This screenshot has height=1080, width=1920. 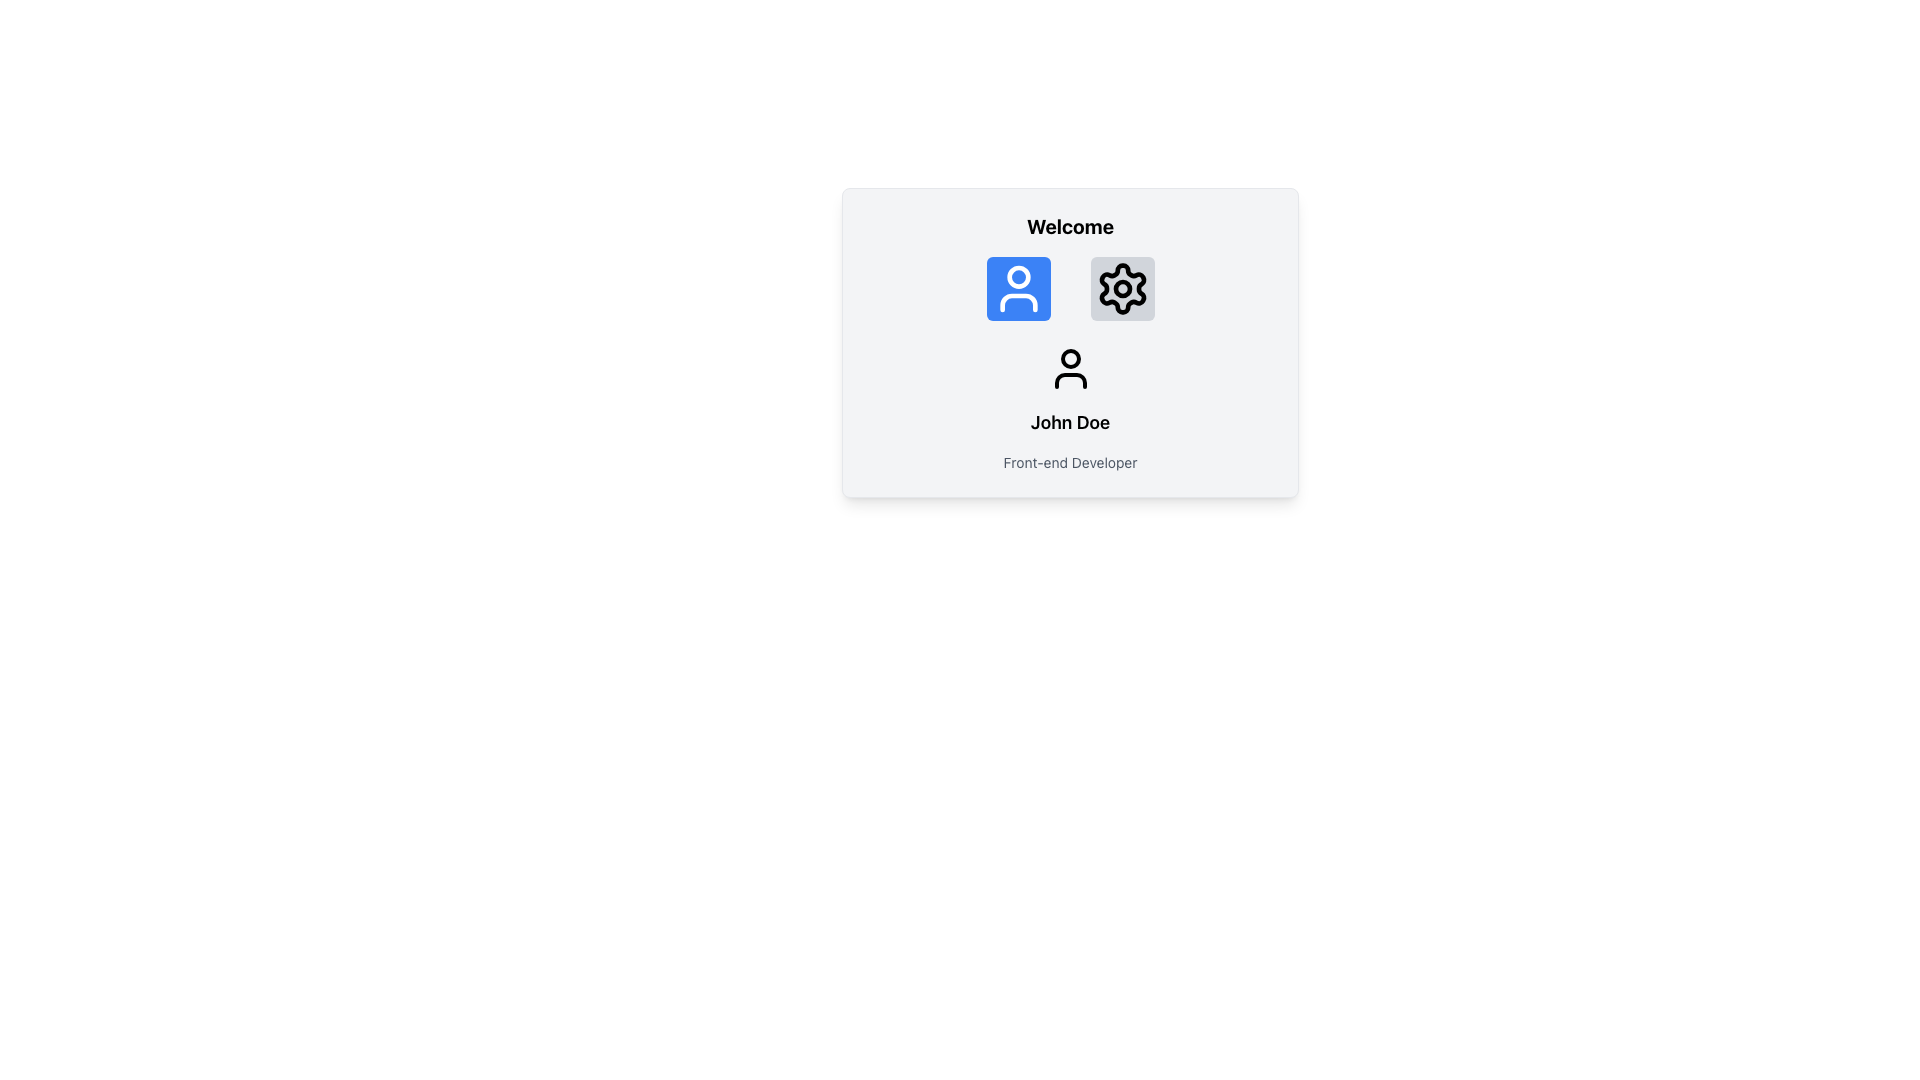 What do you see at coordinates (1122, 289) in the screenshot?
I see `the gear icon, which is the second icon in a group of two icons` at bounding box center [1122, 289].